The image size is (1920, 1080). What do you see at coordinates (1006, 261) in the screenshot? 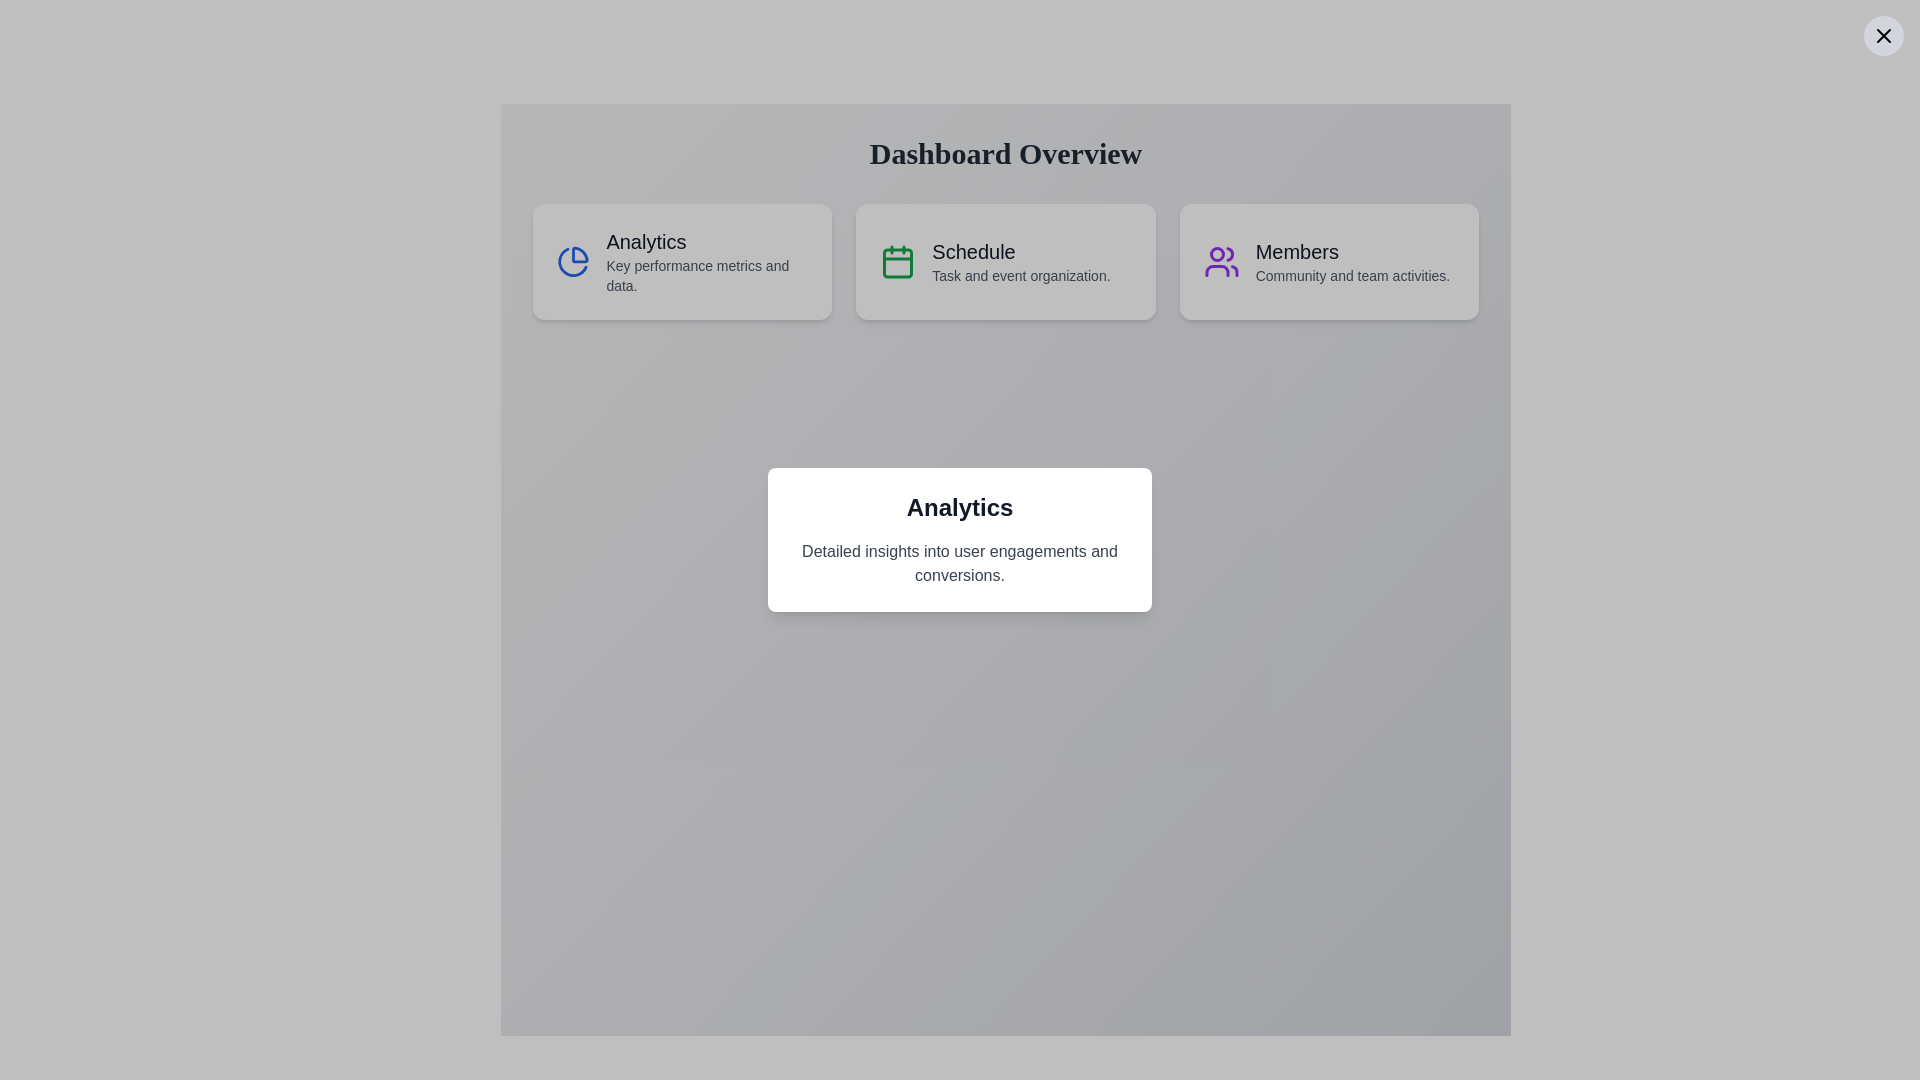
I see `the 'Schedule' button, which is a rectangular card with a white background, rounded corners, featuring a green calendar icon and the text 'Schedule' in bold` at bounding box center [1006, 261].